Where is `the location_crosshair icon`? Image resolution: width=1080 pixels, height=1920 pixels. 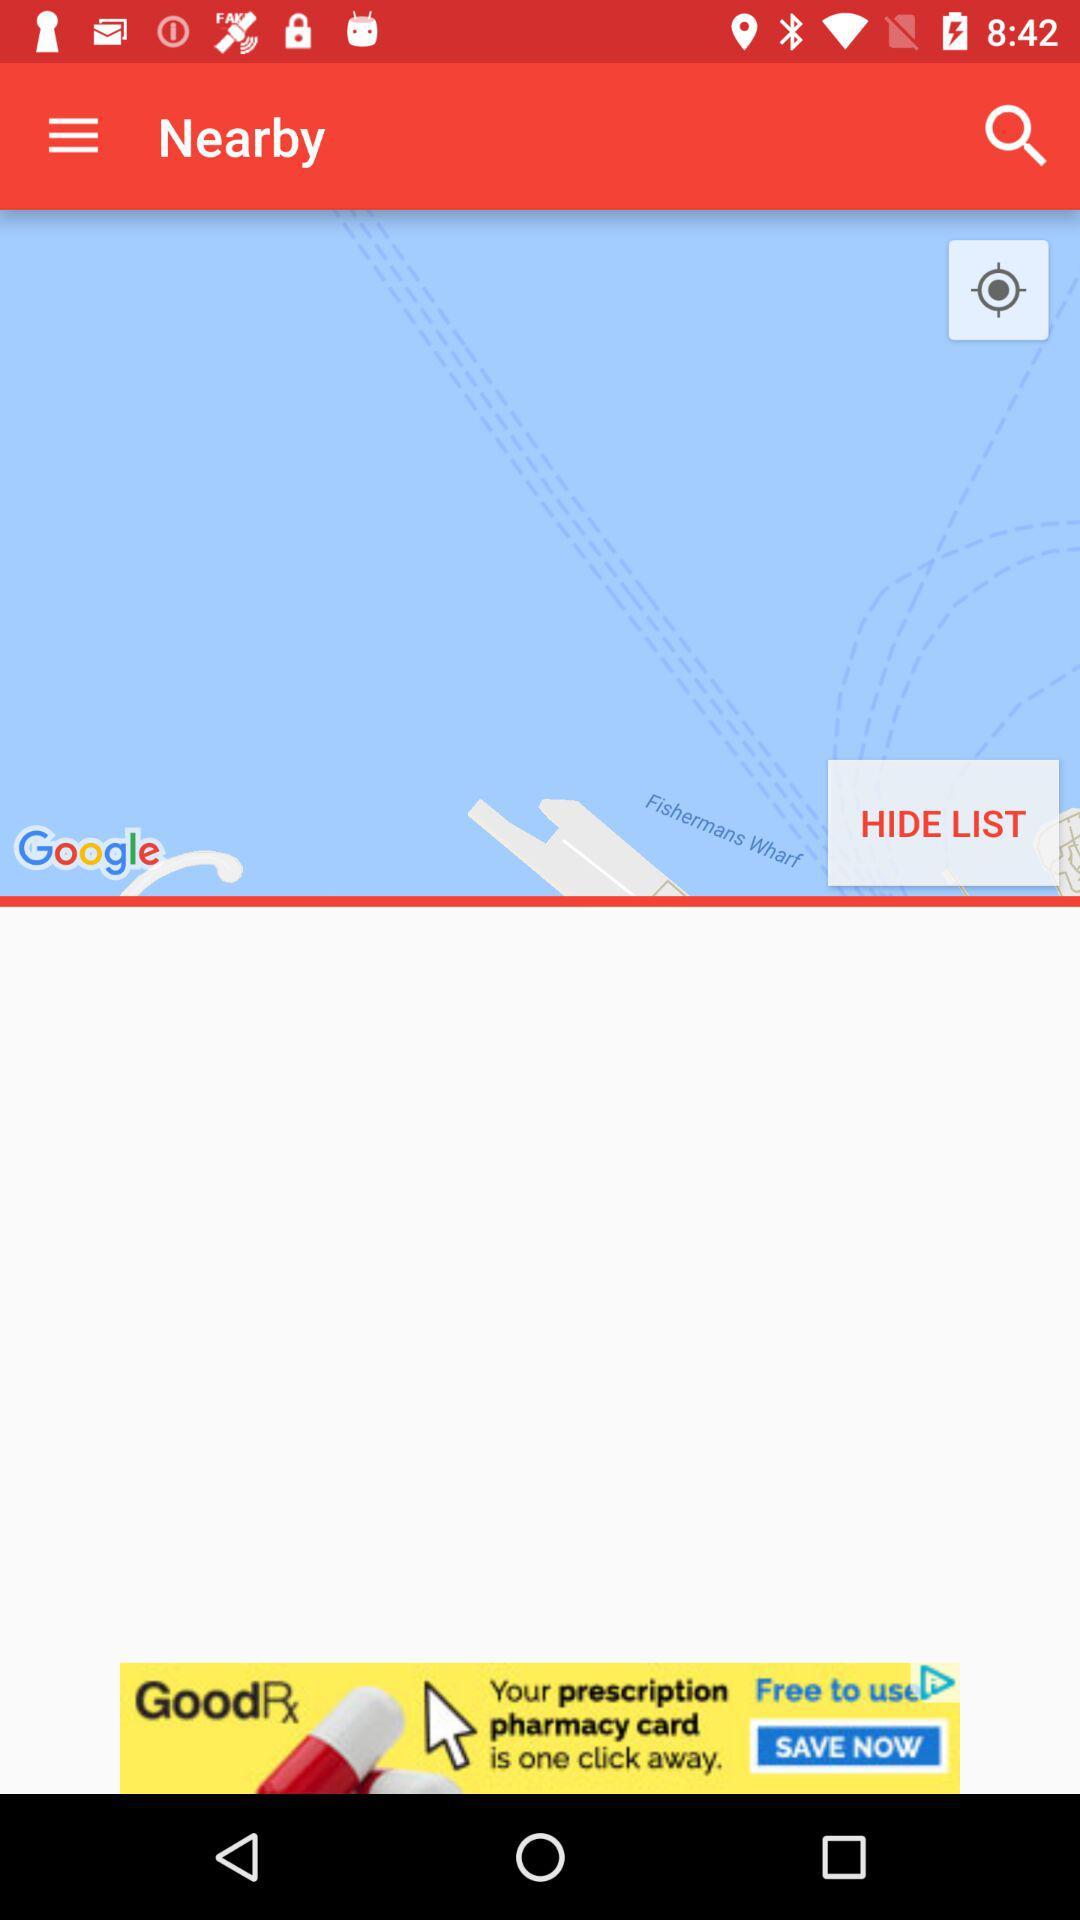
the location_crosshair icon is located at coordinates (998, 290).